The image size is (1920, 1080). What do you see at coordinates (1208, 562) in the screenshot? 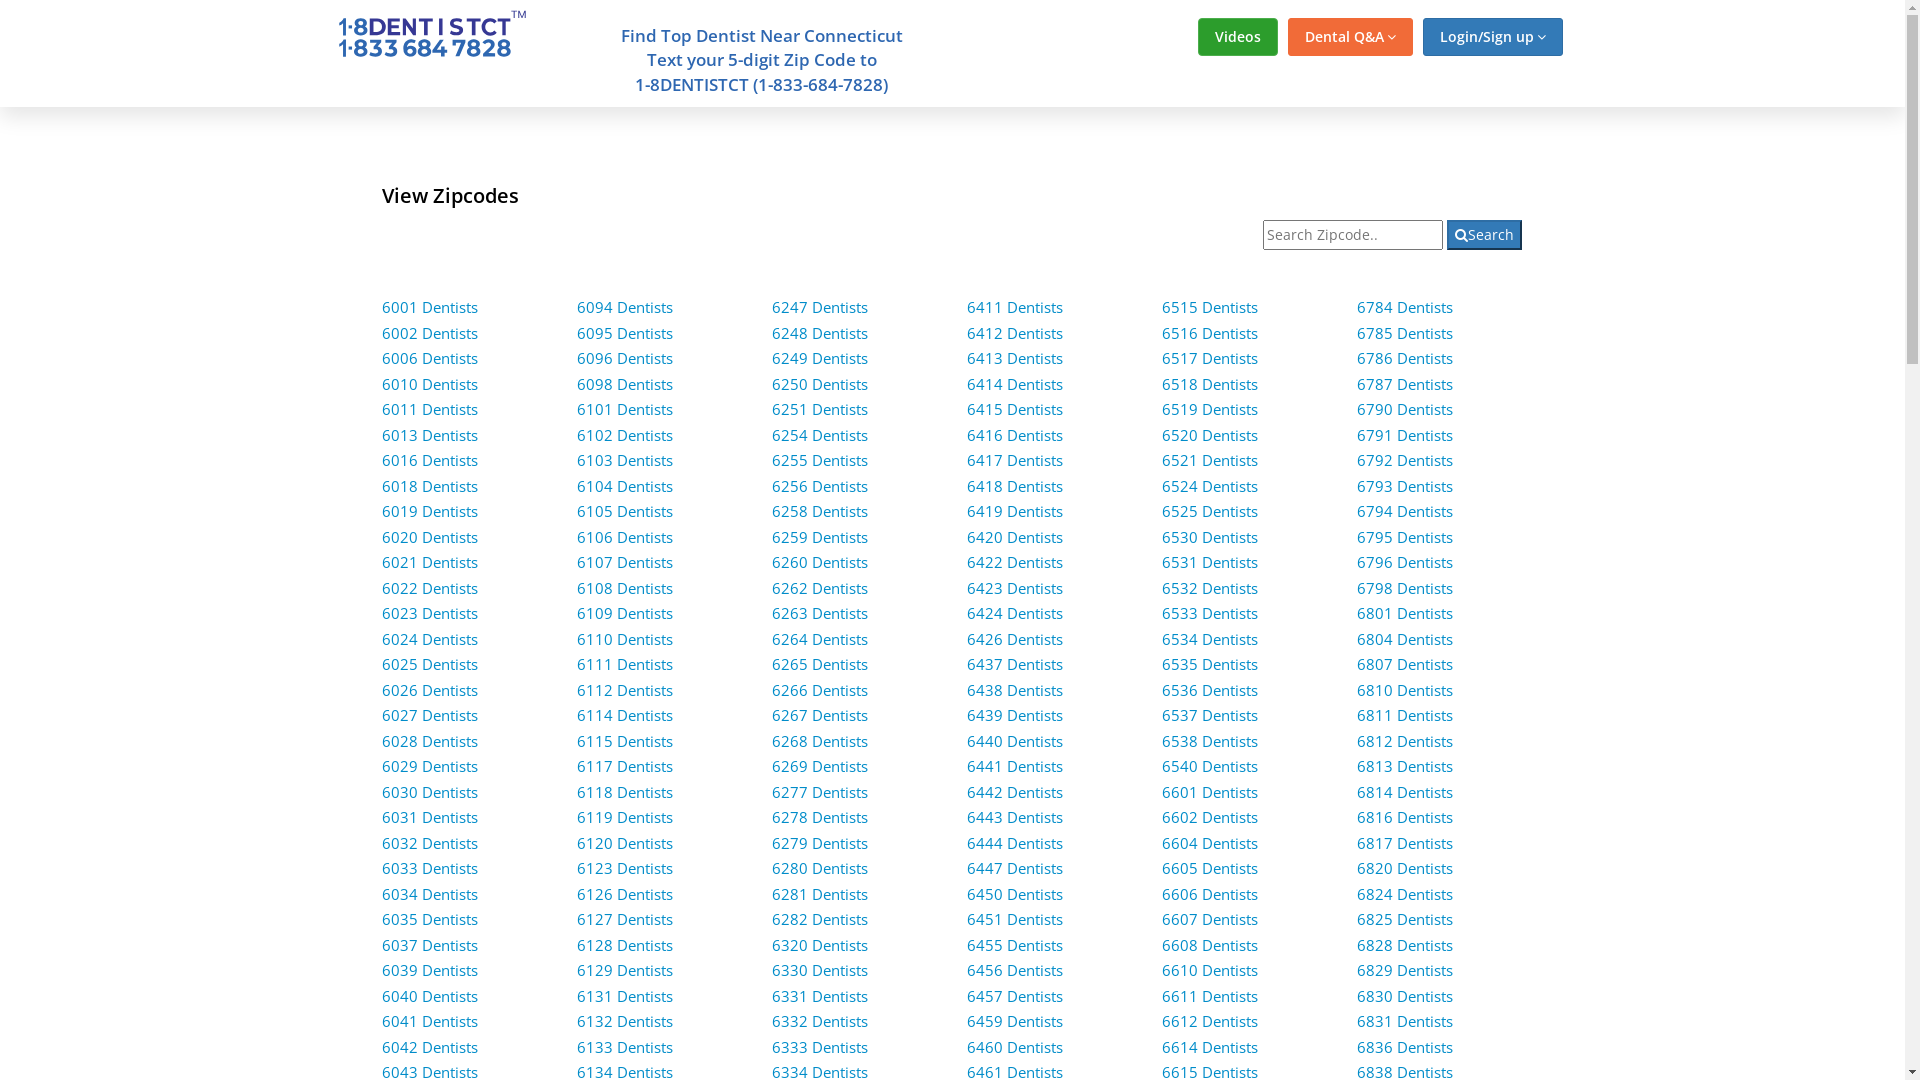
I see `'6531 Dentists'` at bounding box center [1208, 562].